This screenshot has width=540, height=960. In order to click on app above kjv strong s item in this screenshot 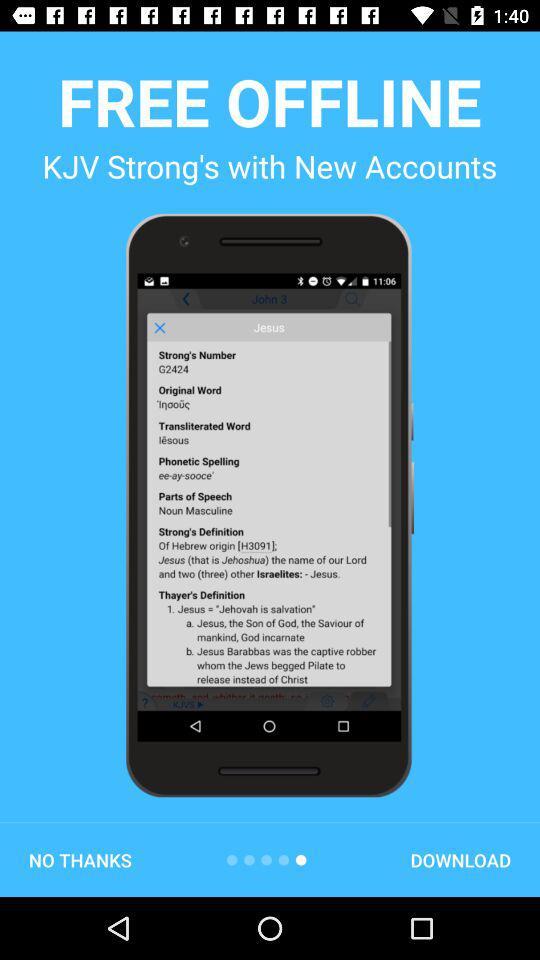, I will do `click(269, 101)`.